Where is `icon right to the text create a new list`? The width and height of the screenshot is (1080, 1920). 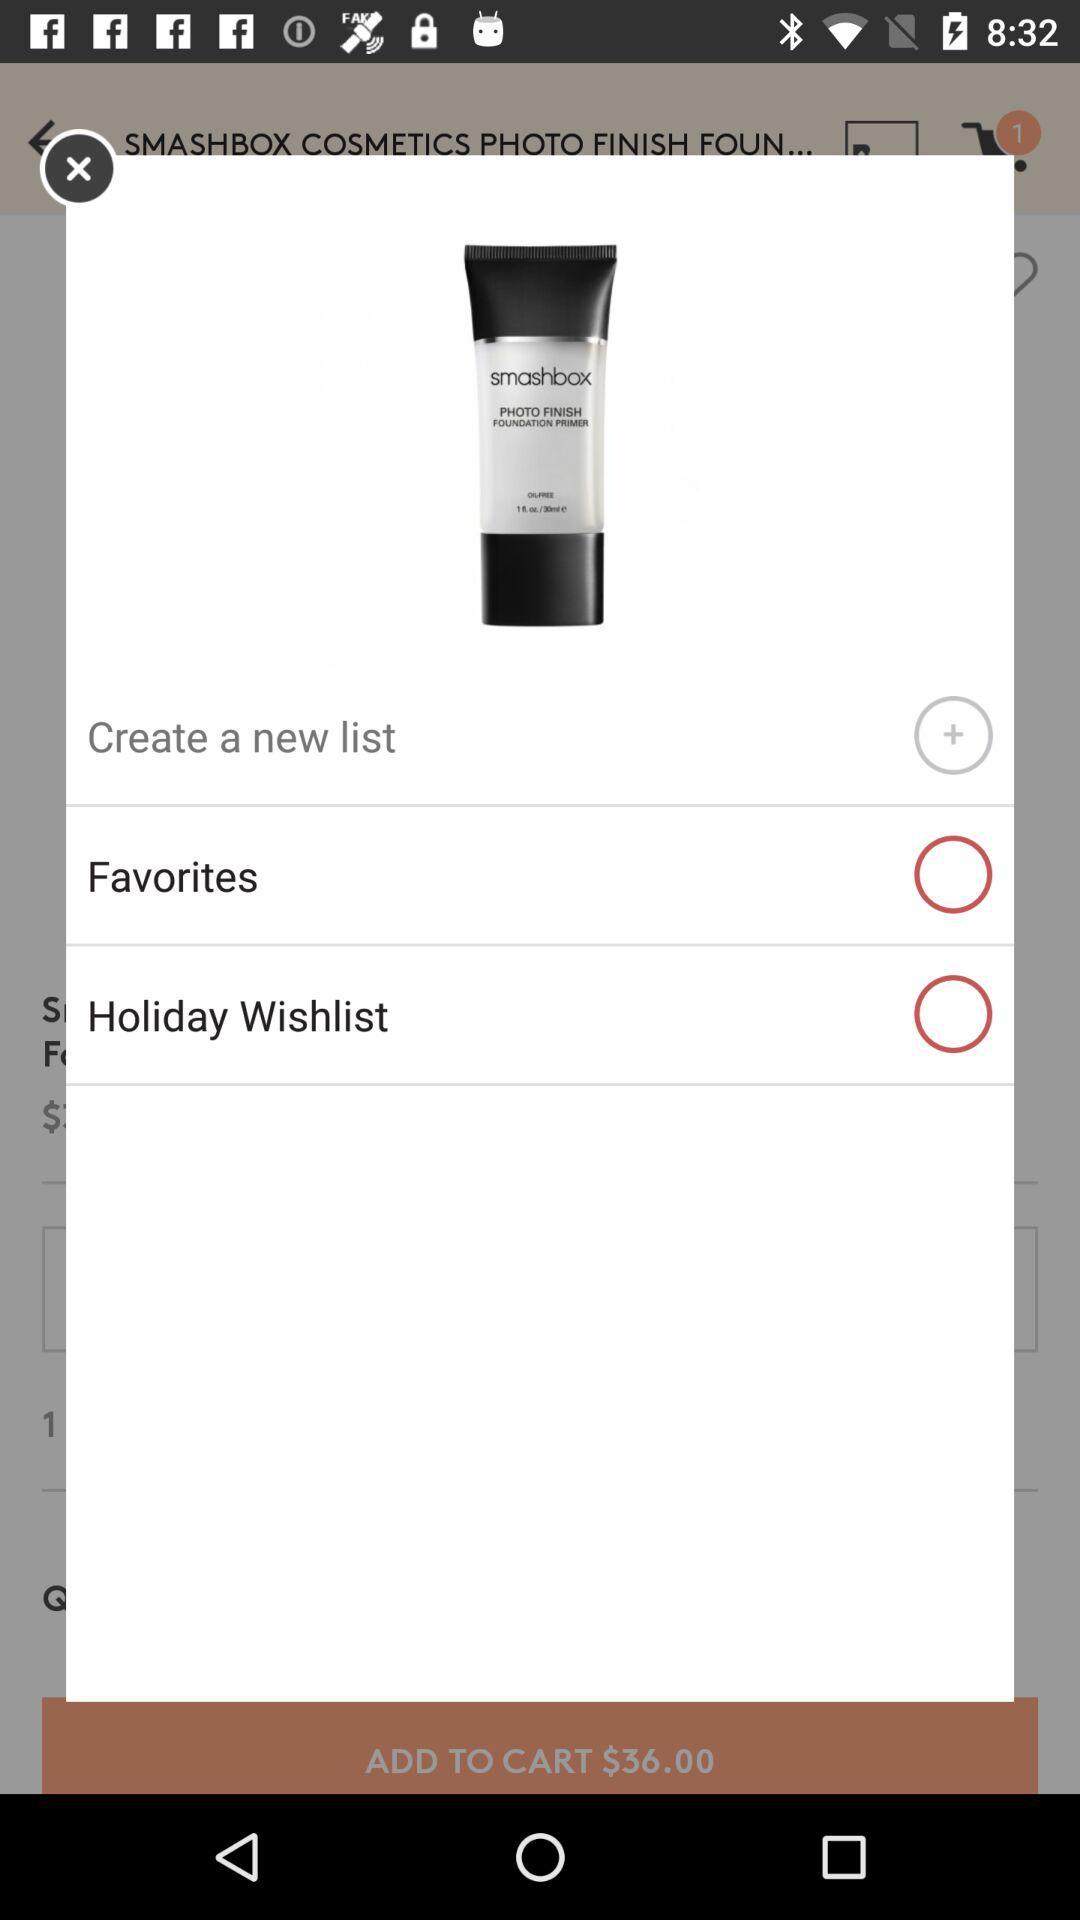 icon right to the text create a new list is located at coordinates (952, 734).